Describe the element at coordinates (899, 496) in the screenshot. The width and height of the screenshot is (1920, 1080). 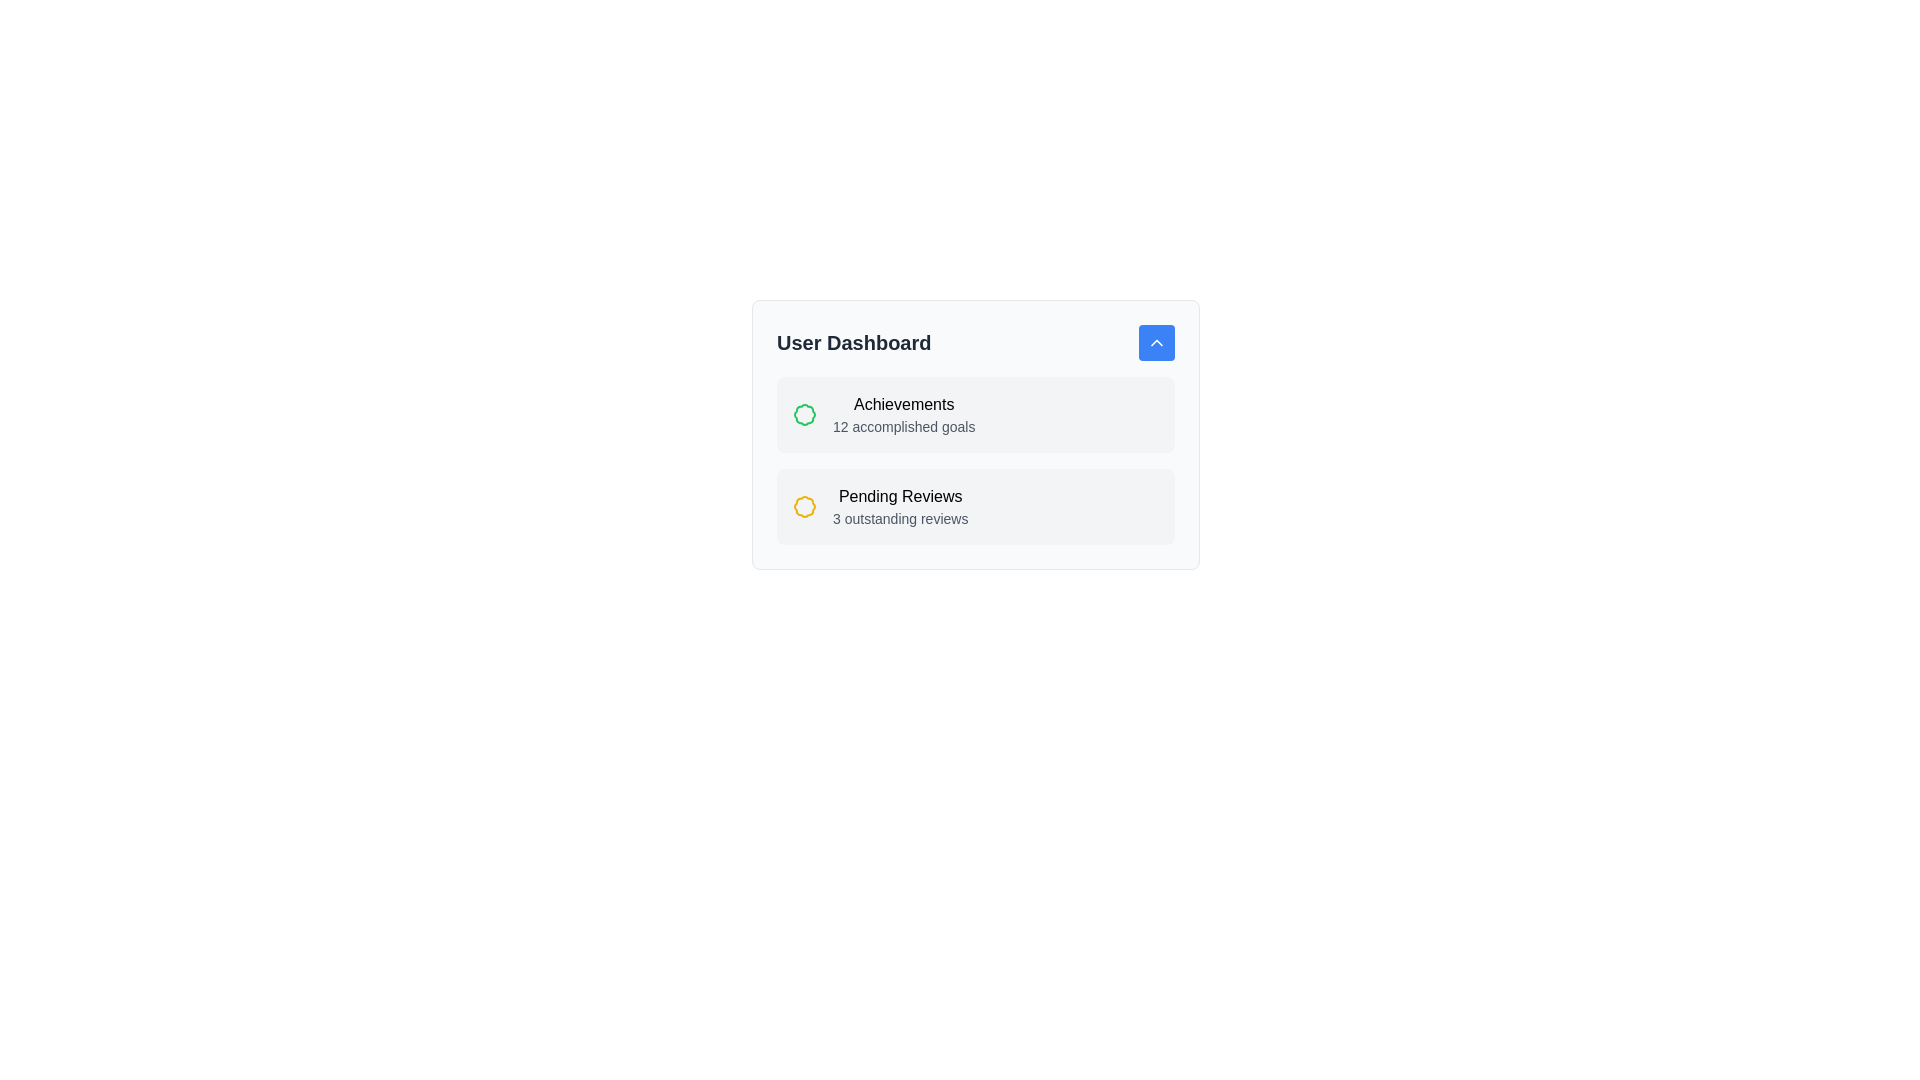
I see `text label 'Pending Reviews' located at the top of the section containing '3 outstanding reviews' in the bottom row of the dashboard` at that location.